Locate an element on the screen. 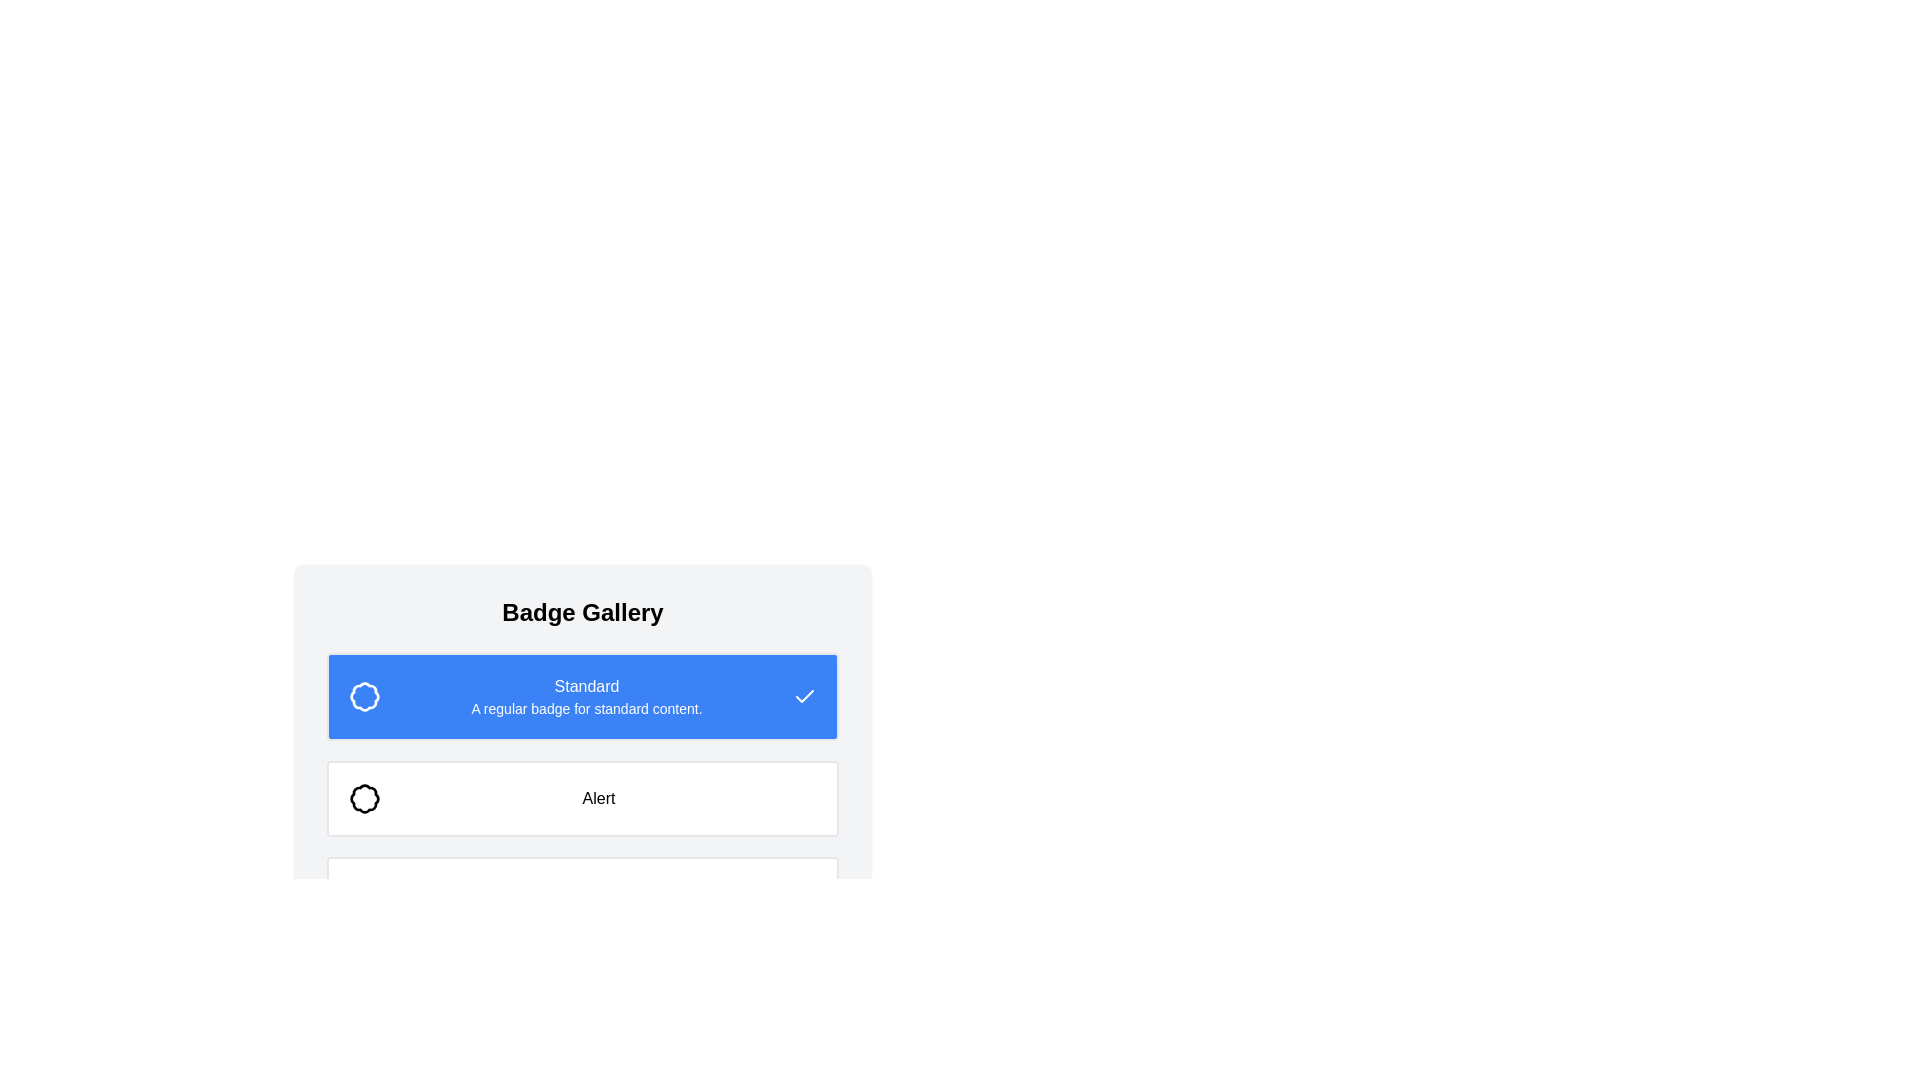  the first badge card titled 'Standard' is located at coordinates (581, 696).